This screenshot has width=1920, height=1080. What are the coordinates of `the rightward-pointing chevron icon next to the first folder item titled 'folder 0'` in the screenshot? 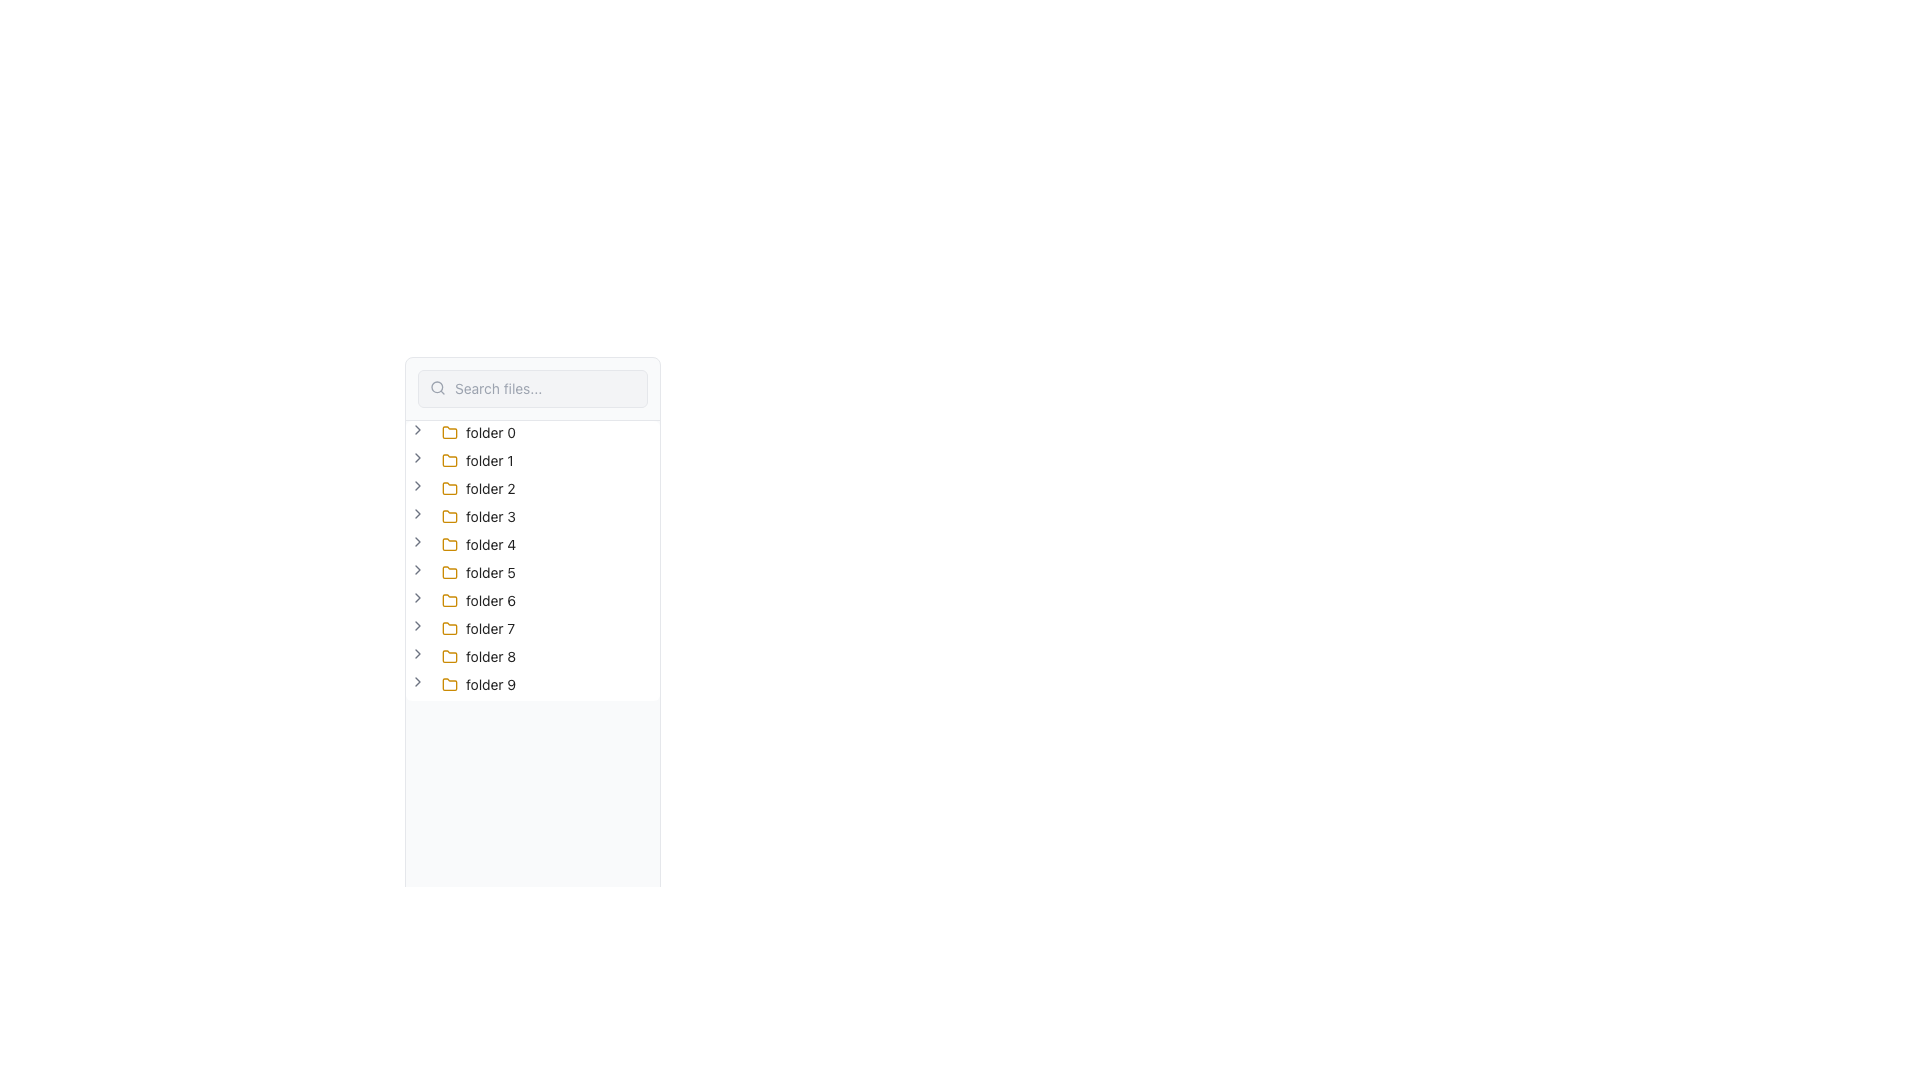 It's located at (416, 428).